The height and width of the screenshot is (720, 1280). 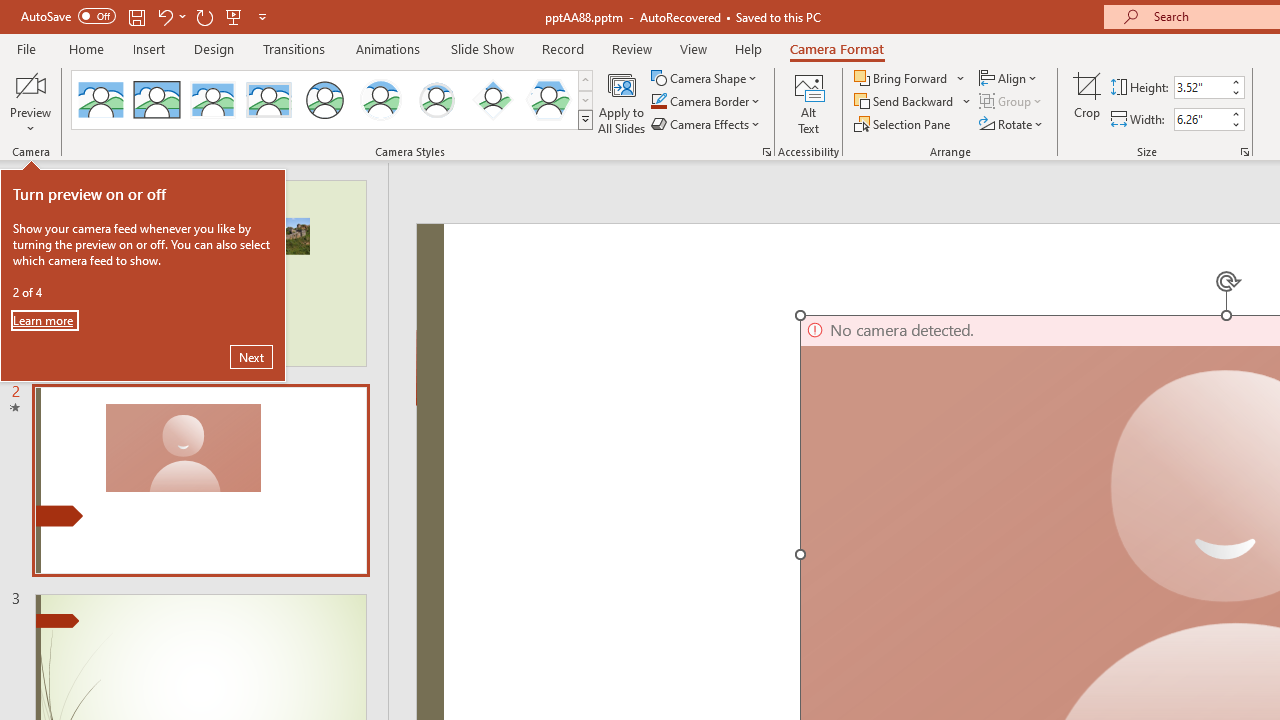 I want to click on 'Enable Camera Preview', so click(x=30, y=84).